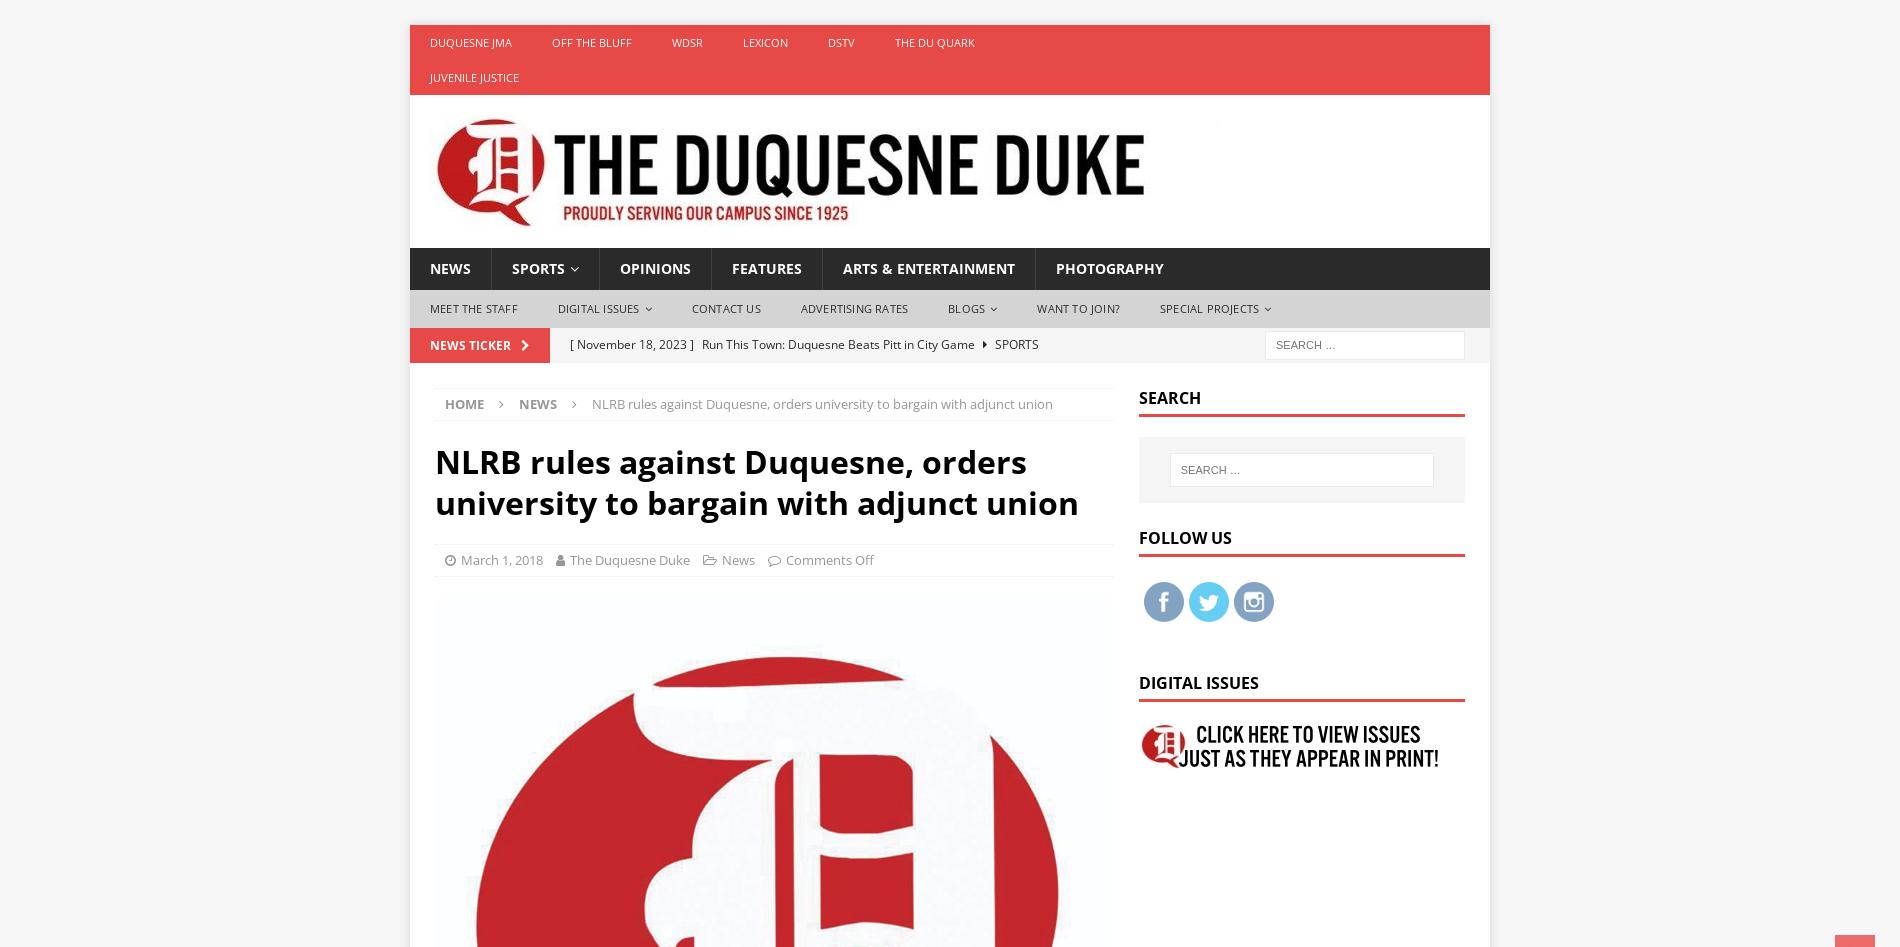  Describe the element at coordinates (1137, 396) in the screenshot. I see `'Search'` at that location.